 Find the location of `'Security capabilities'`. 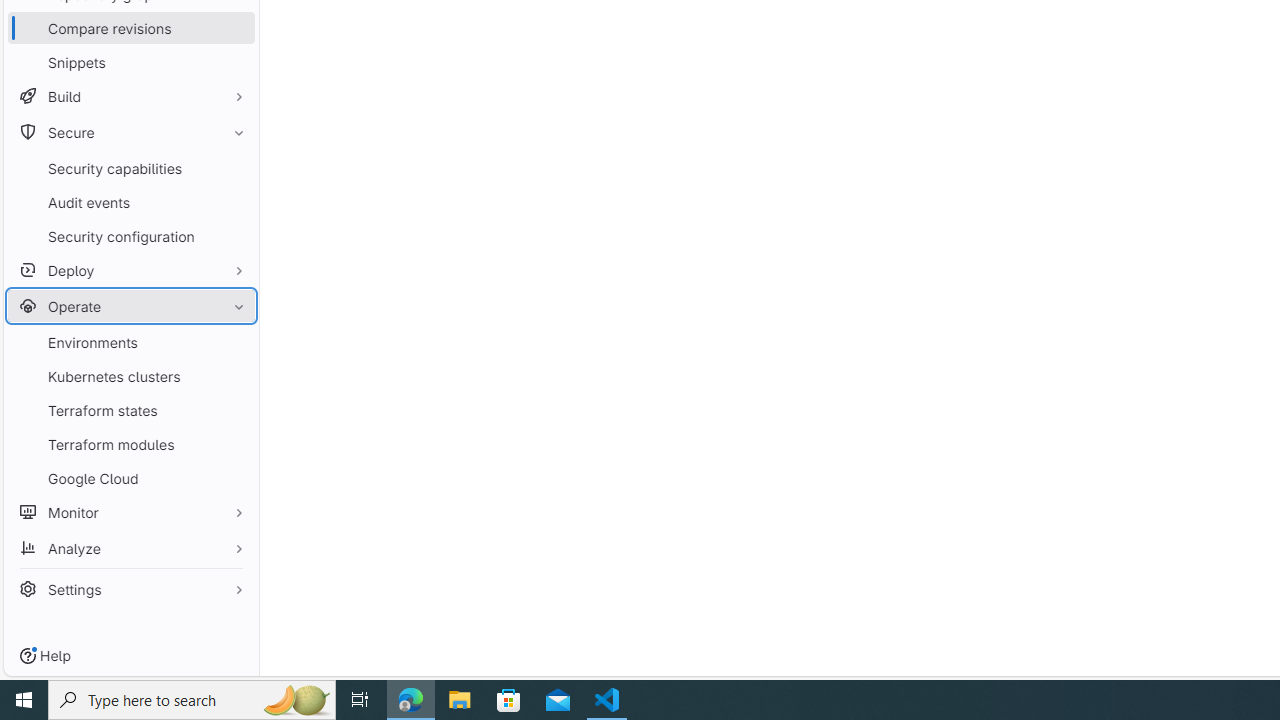

'Security capabilities' is located at coordinates (130, 167).